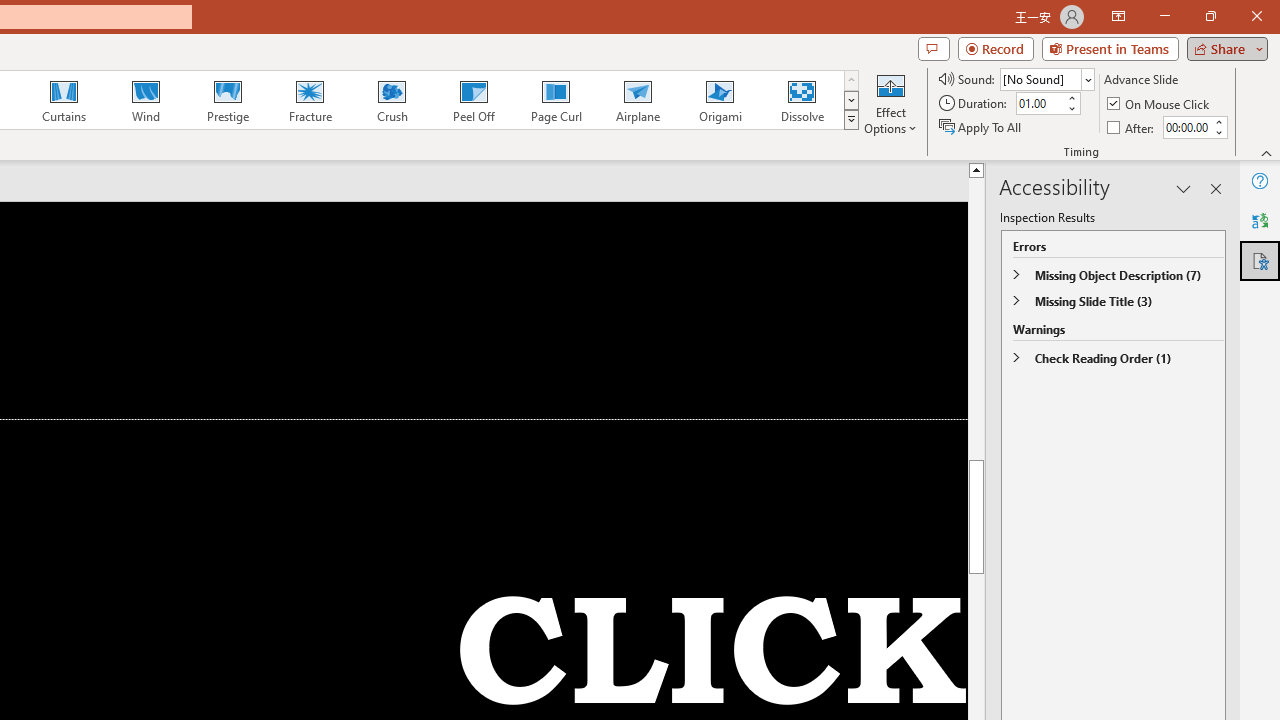  Describe the element at coordinates (144, 100) in the screenshot. I see `'Wind'` at that location.